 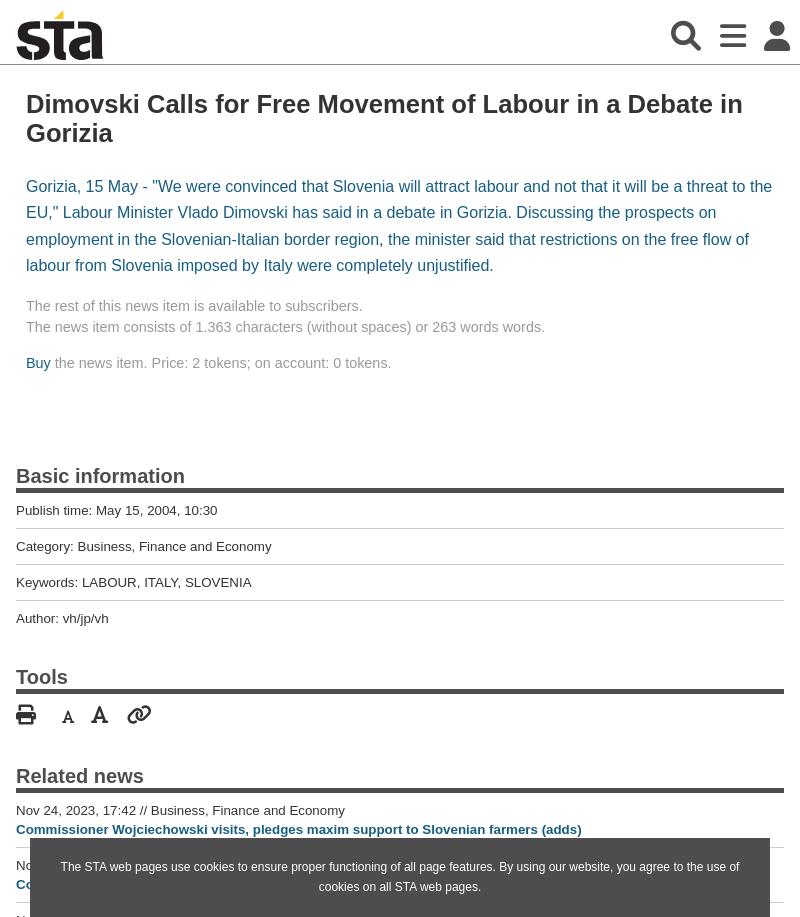 What do you see at coordinates (77, 809) in the screenshot?
I see `'Nov 24, 2023, 17:42'` at bounding box center [77, 809].